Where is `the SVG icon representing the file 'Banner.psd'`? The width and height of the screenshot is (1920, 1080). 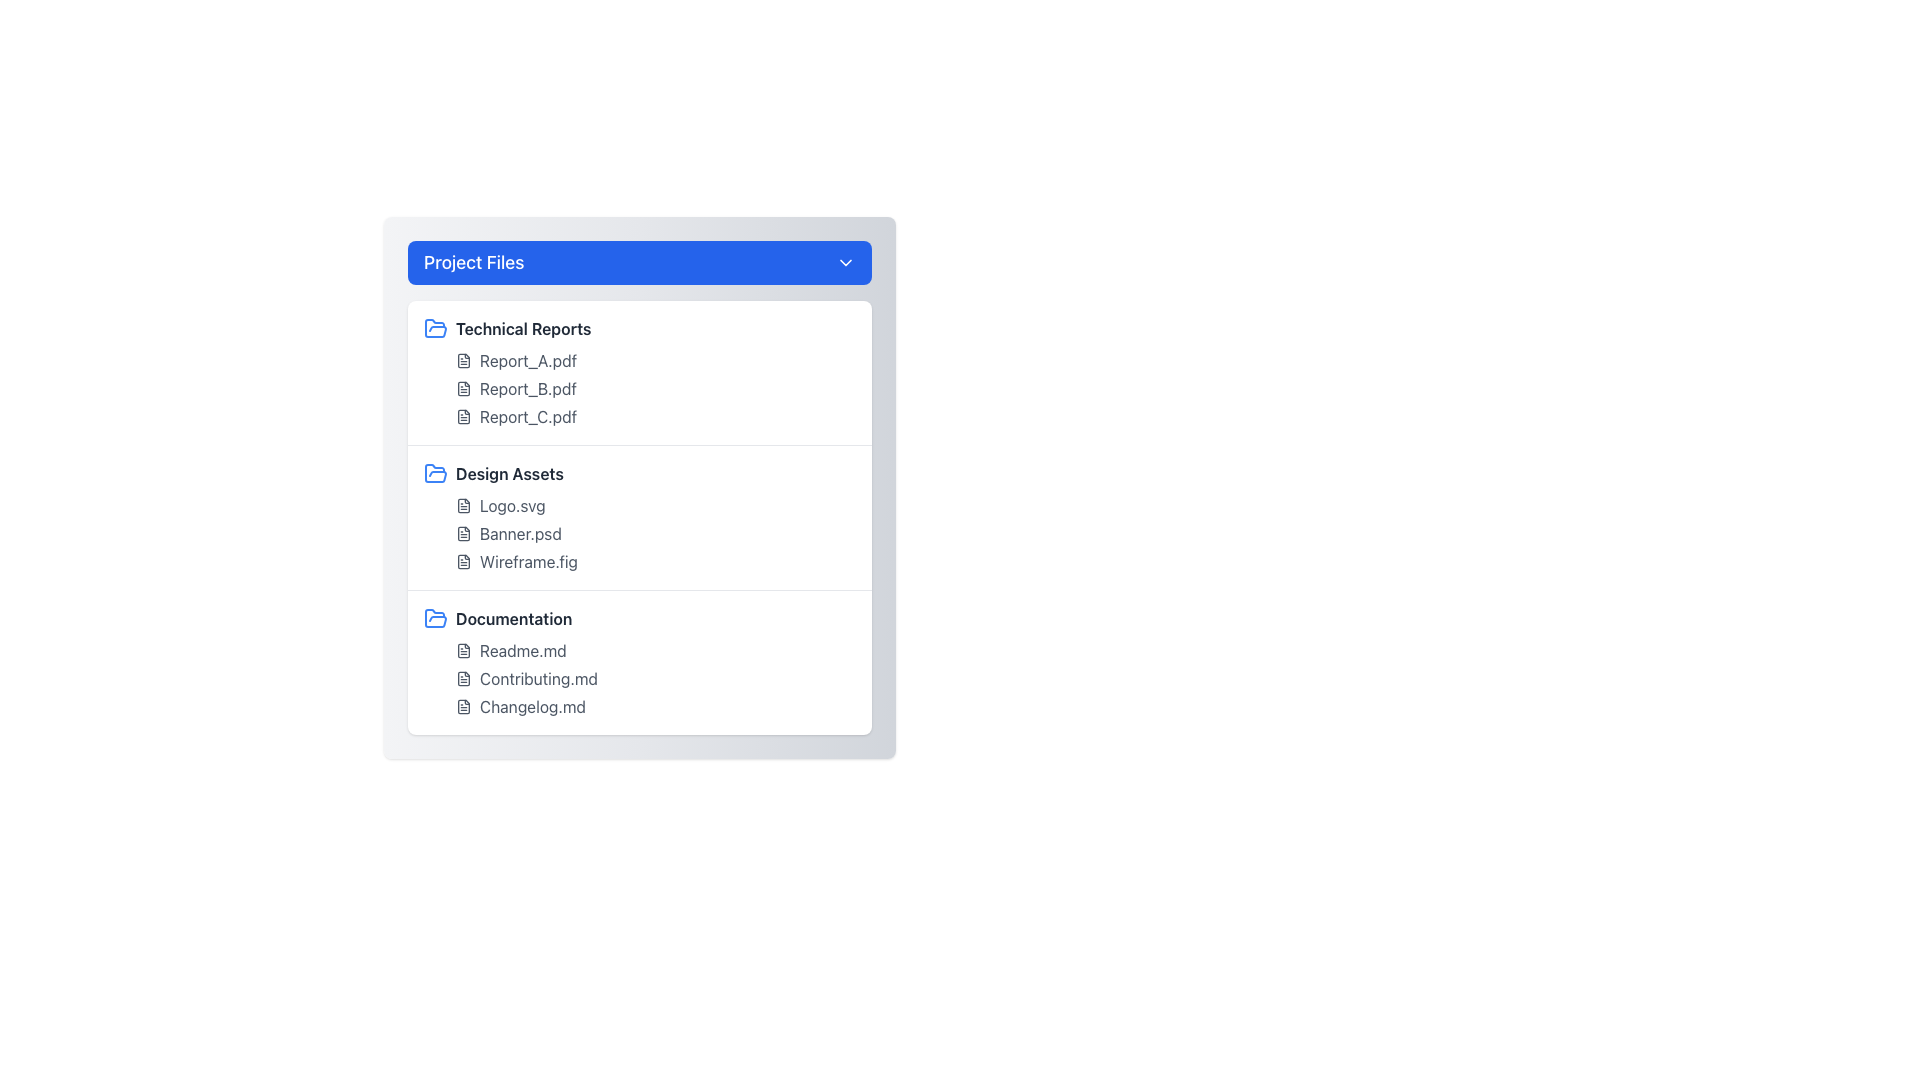
the SVG icon representing the file 'Banner.psd' is located at coordinates (463, 532).